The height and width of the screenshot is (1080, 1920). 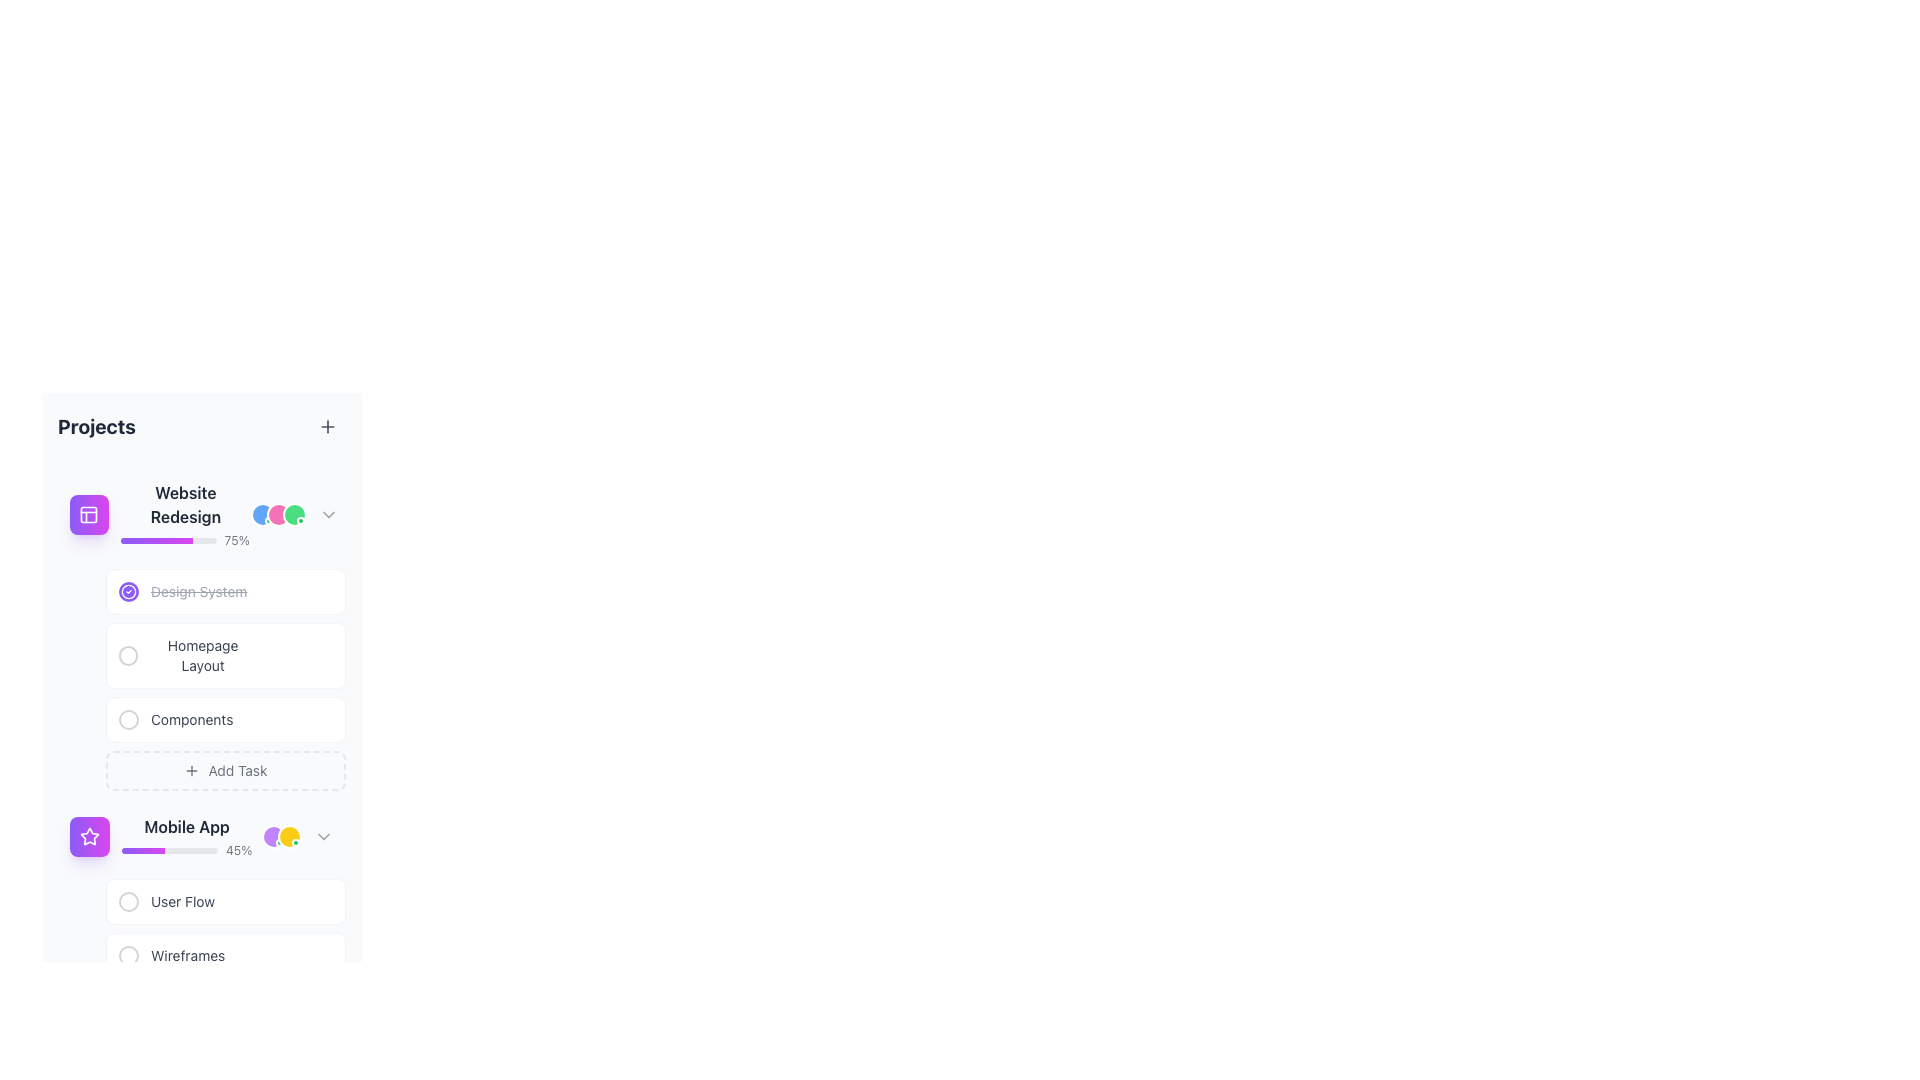 What do you see at coordinates (225, 590) in the screenshot?
I see `the first list item under the 'Website Redesign' project header, which features a purple checkmark icon and the text 'Design System' struck through` at bounding box center [225, 590].